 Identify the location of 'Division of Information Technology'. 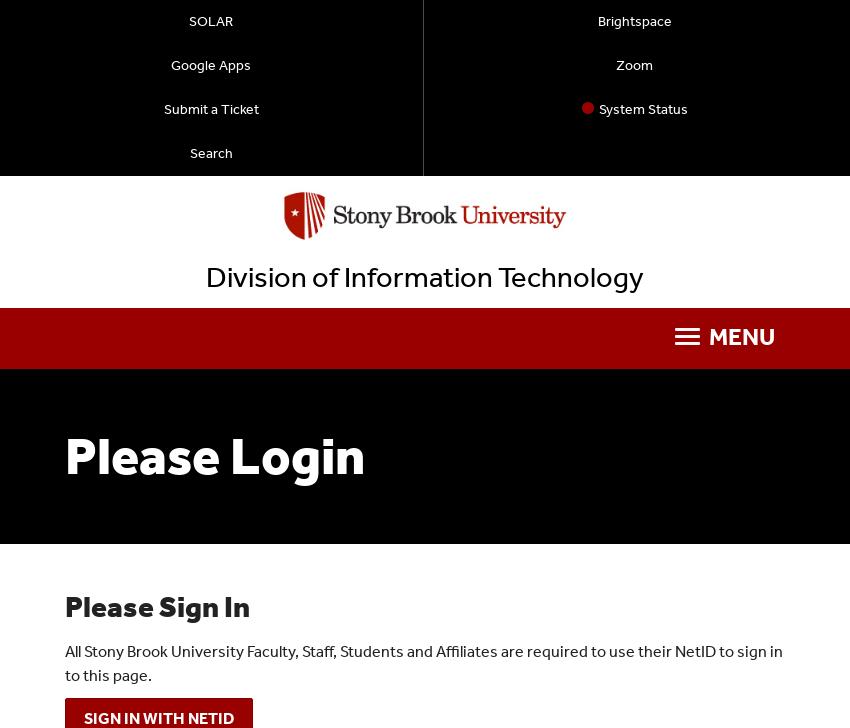
(425, 277).